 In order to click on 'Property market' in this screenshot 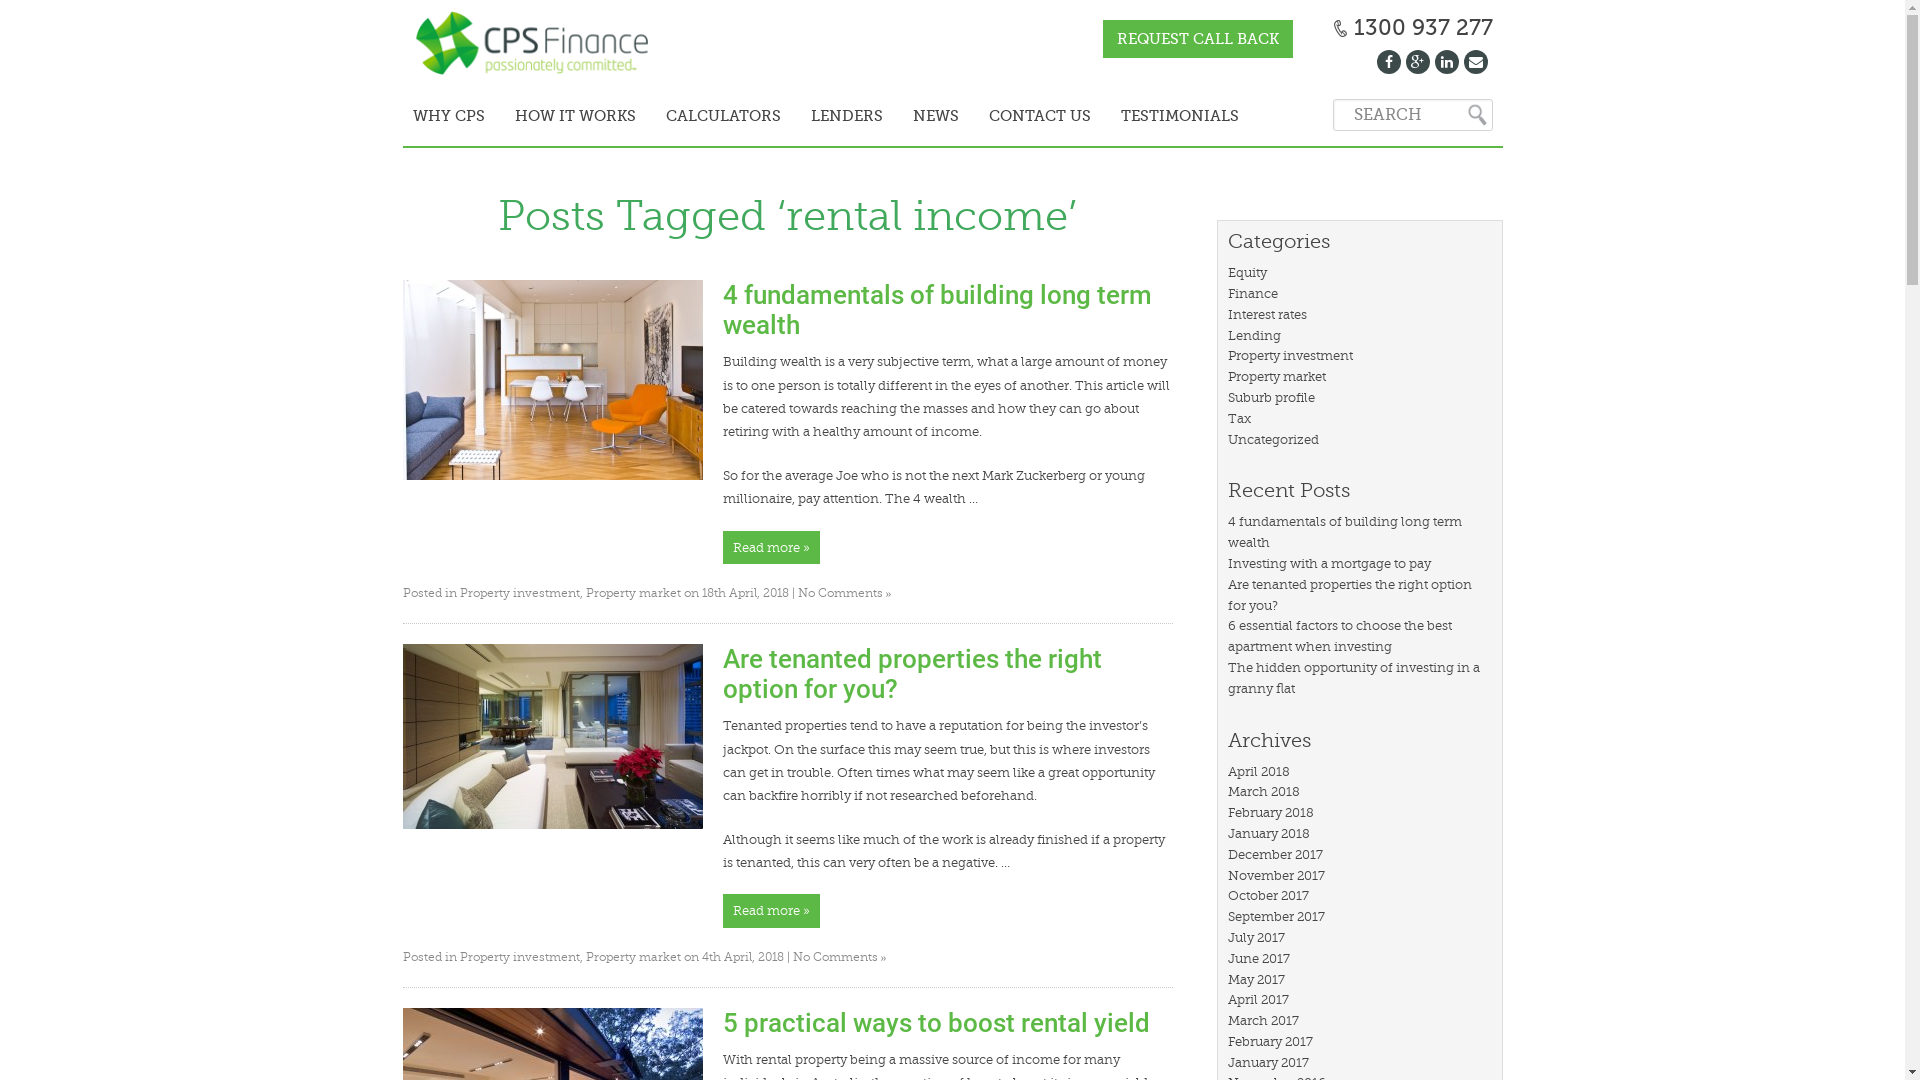, I will do `click(1275, 376)`.